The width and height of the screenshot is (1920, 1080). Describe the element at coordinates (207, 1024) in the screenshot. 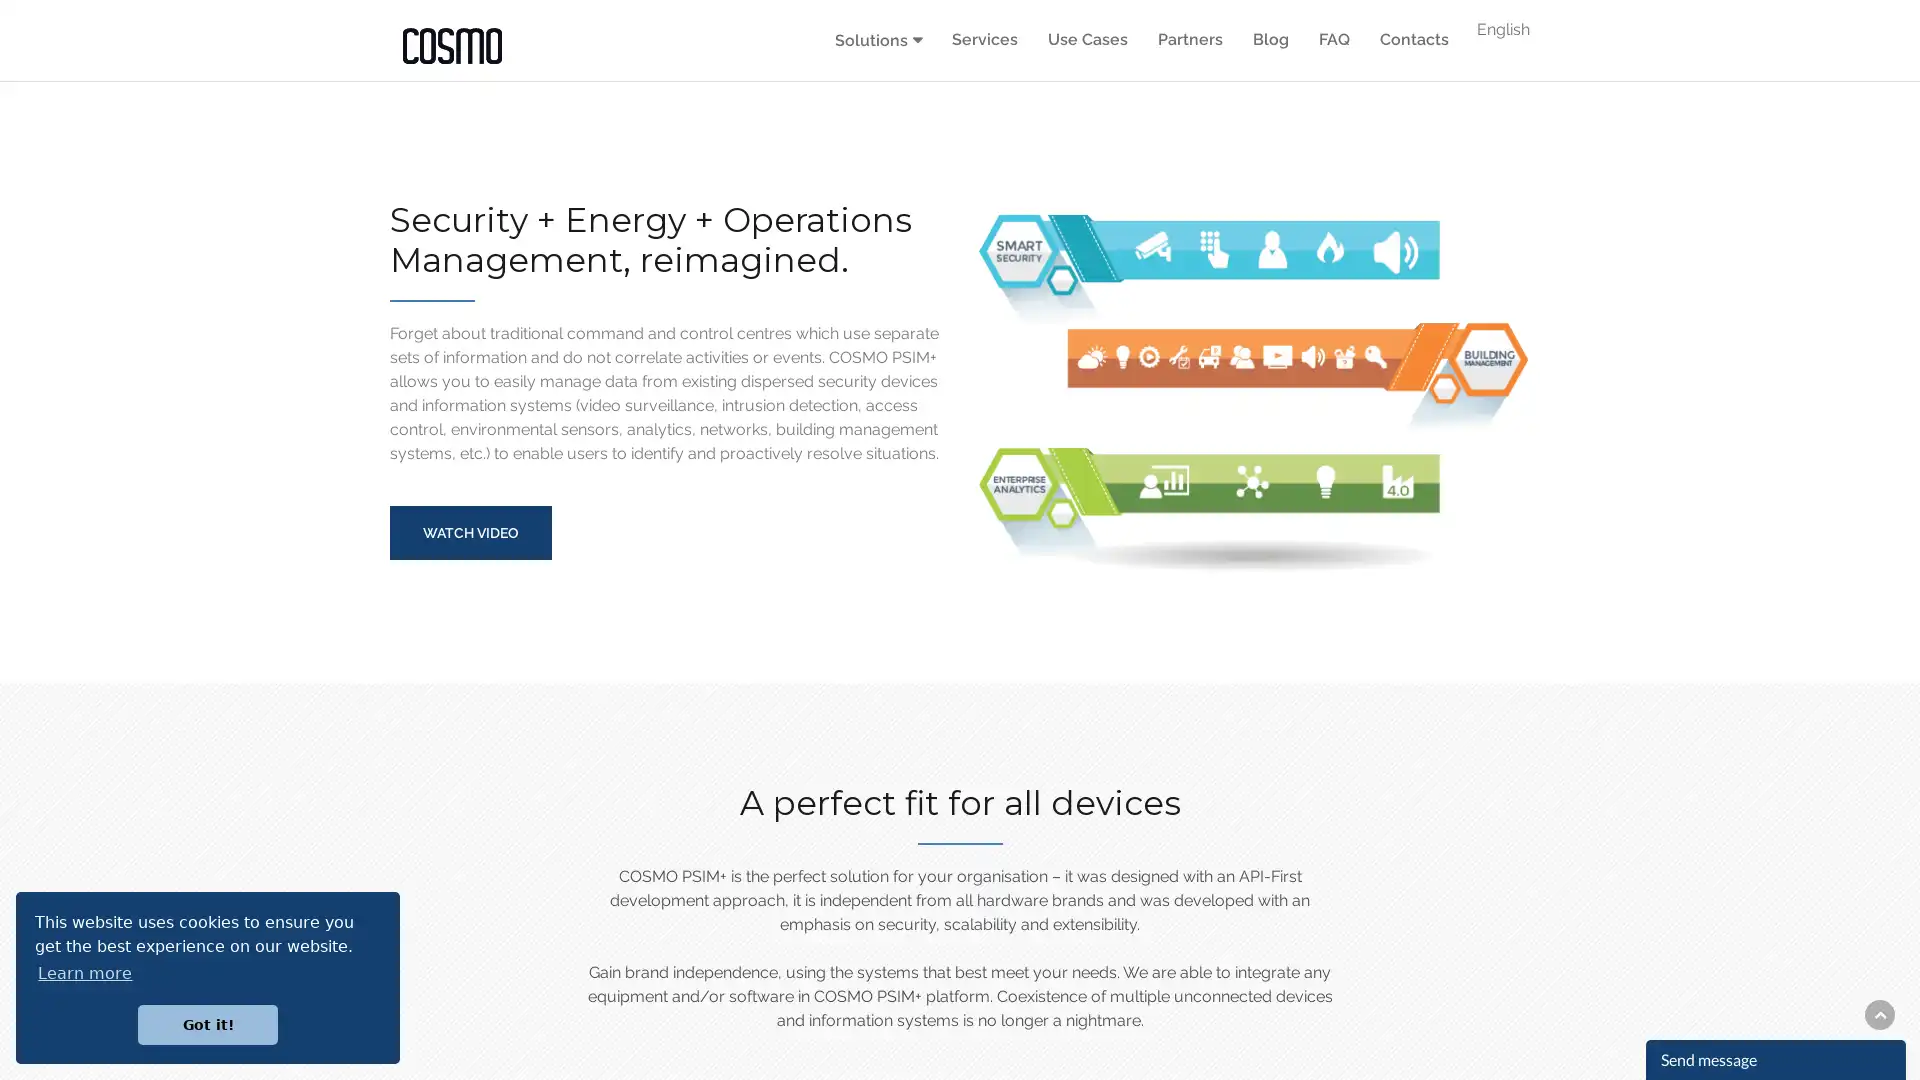

I see `dismiss cookie message` at that location.